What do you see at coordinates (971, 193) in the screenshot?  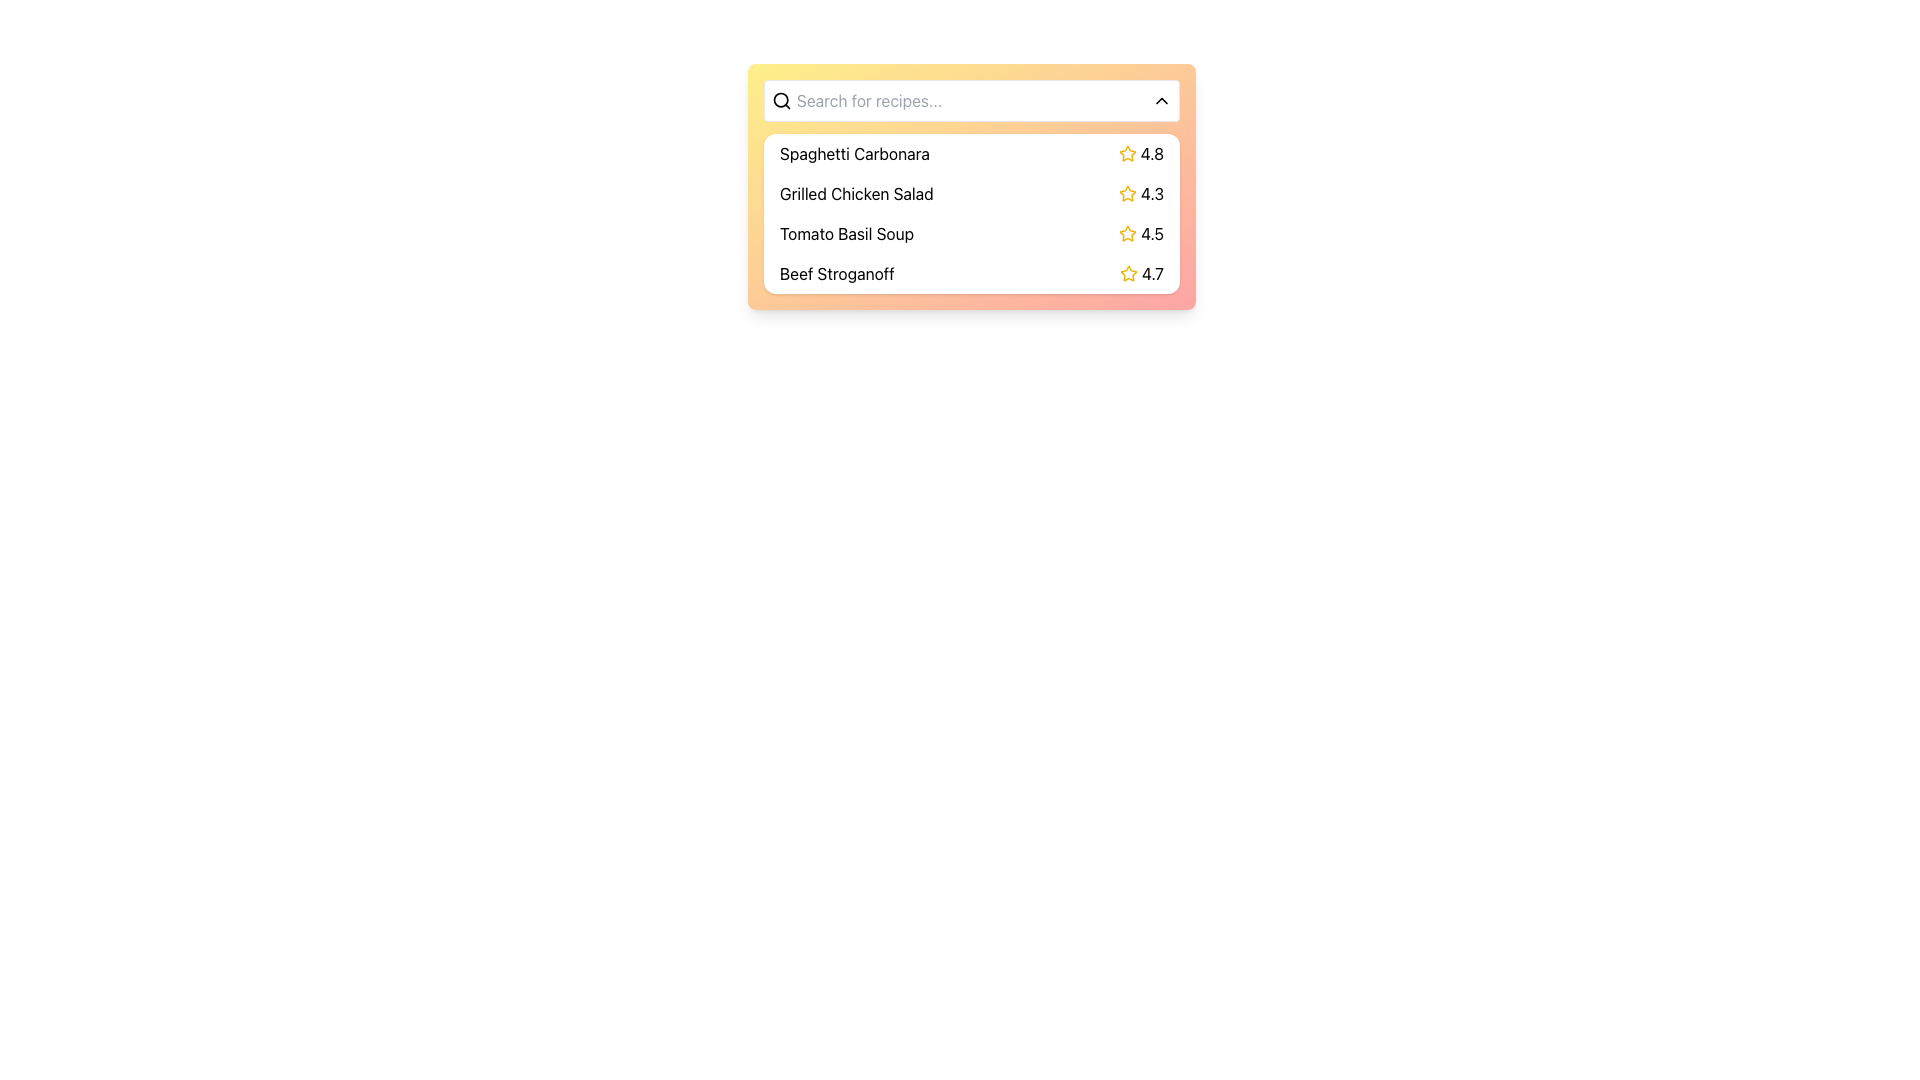 I see `the 'Grilled Chicken Salad' menu item which is the second item in the vertical list of menu options` at bounding box center [971, 193].